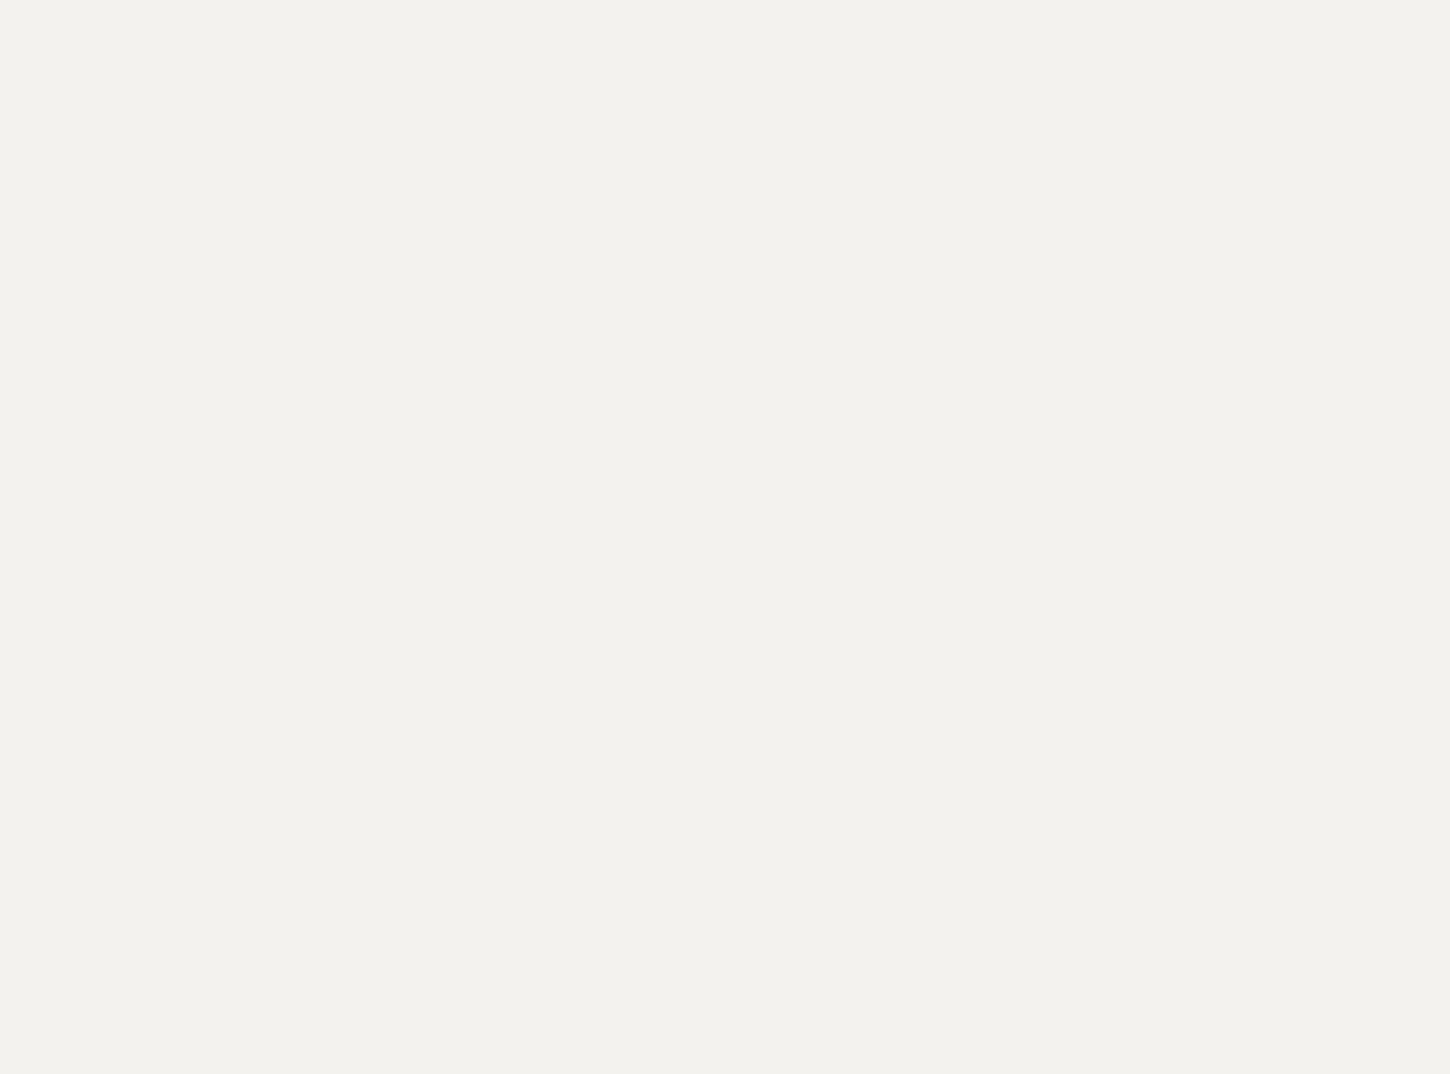  Describe the element at coordinates (423, 15) in the screenshot. I see `'Indigo location in Ottawa.'` at that location.